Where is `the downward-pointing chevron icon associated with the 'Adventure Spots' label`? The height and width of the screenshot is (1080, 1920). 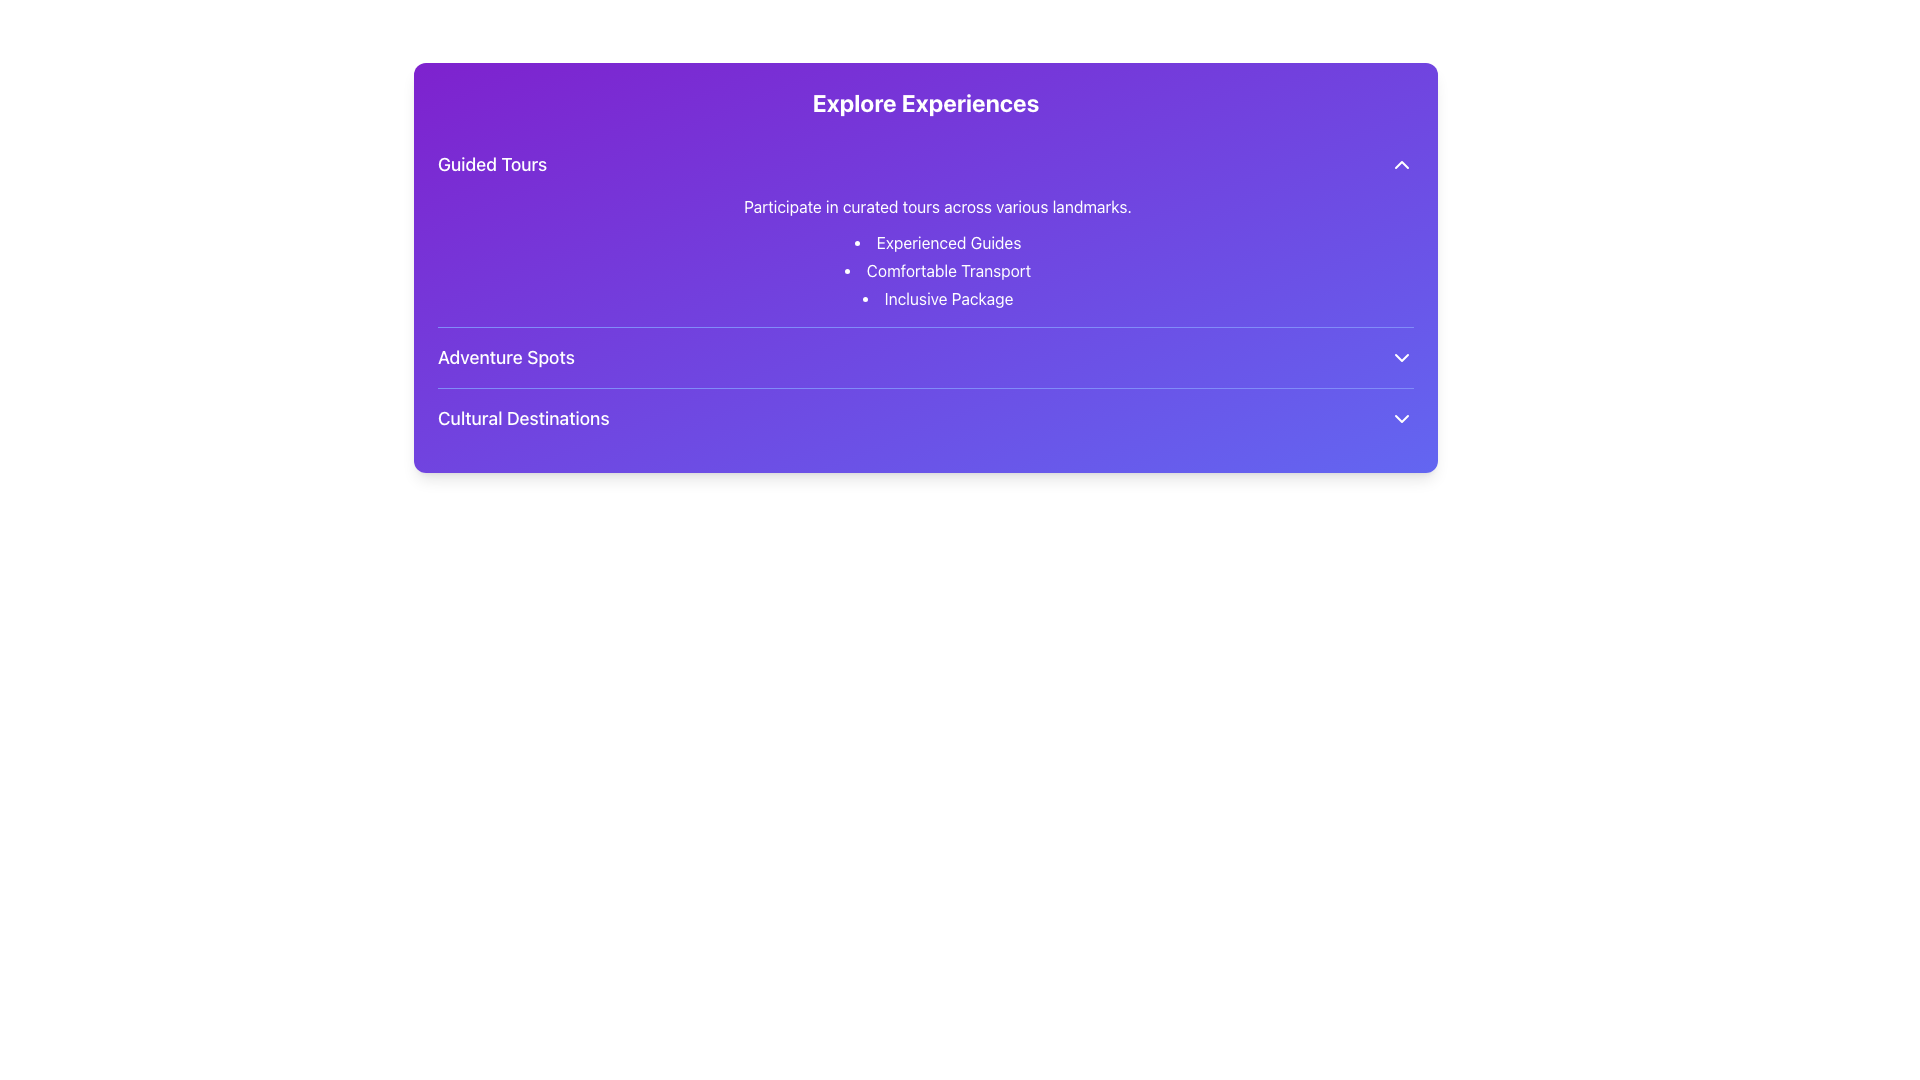 the downward-pointing chevron icon associated with the 'Adventure Spots' label is located at coordinates (1400, 357).